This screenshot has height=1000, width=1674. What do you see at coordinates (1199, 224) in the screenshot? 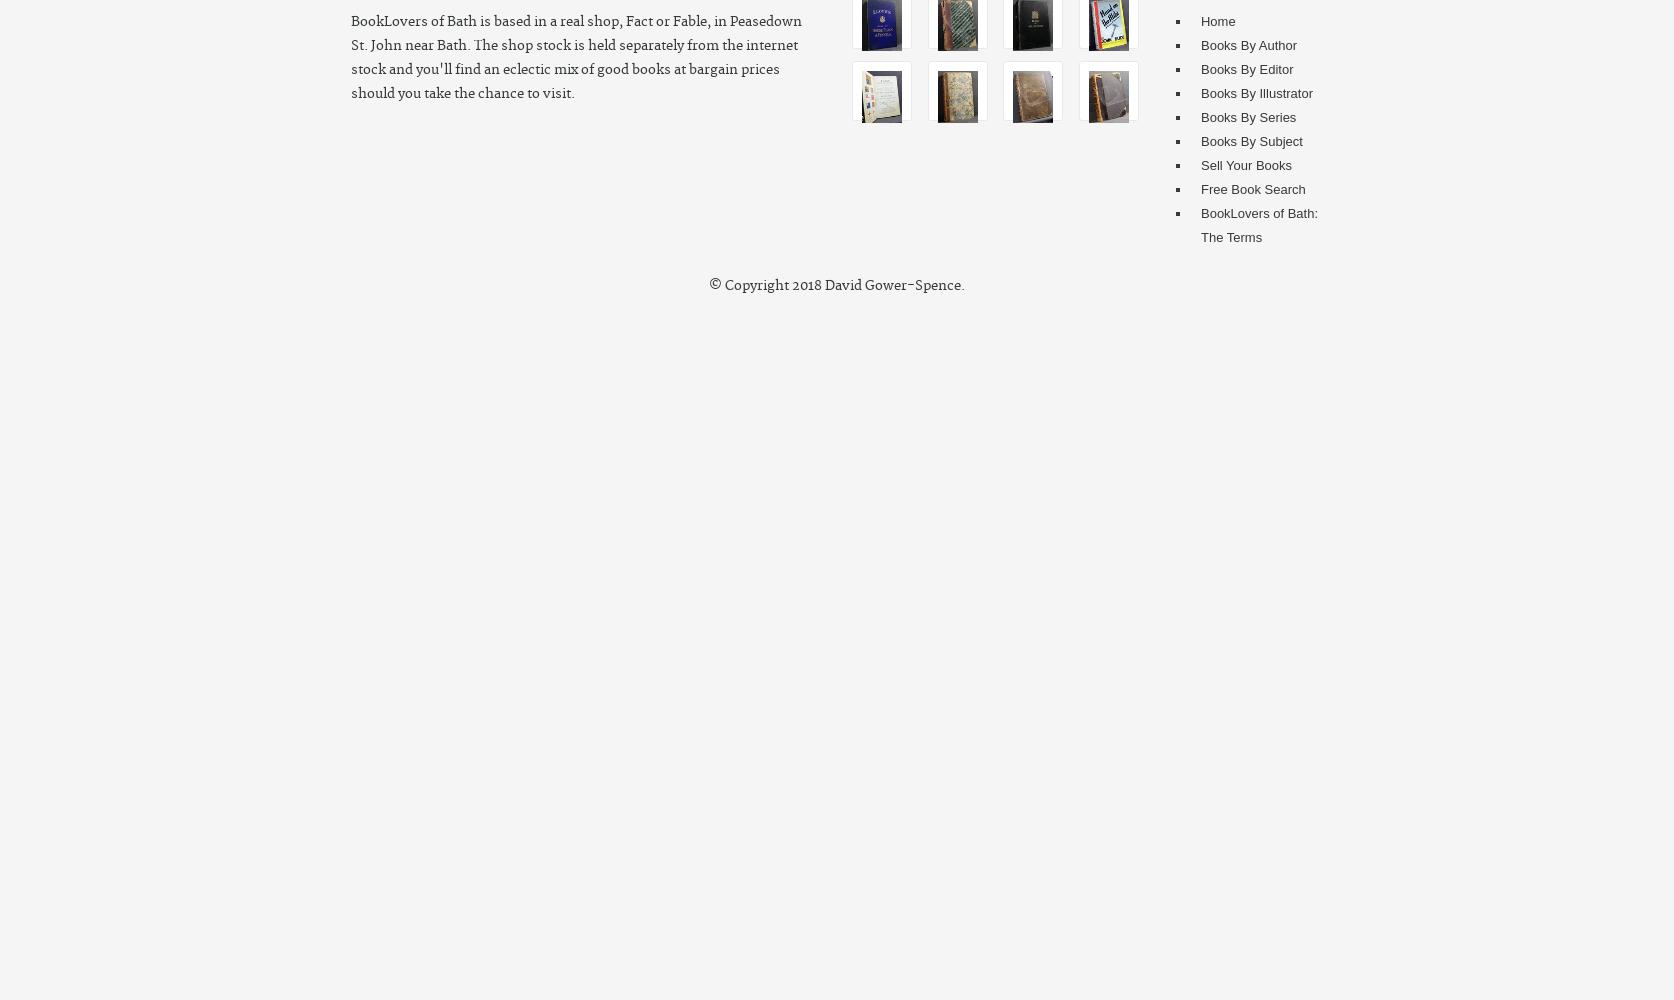
I see `'BookLovers of Bath: The Terms'` at bounding box center [1199, 224].